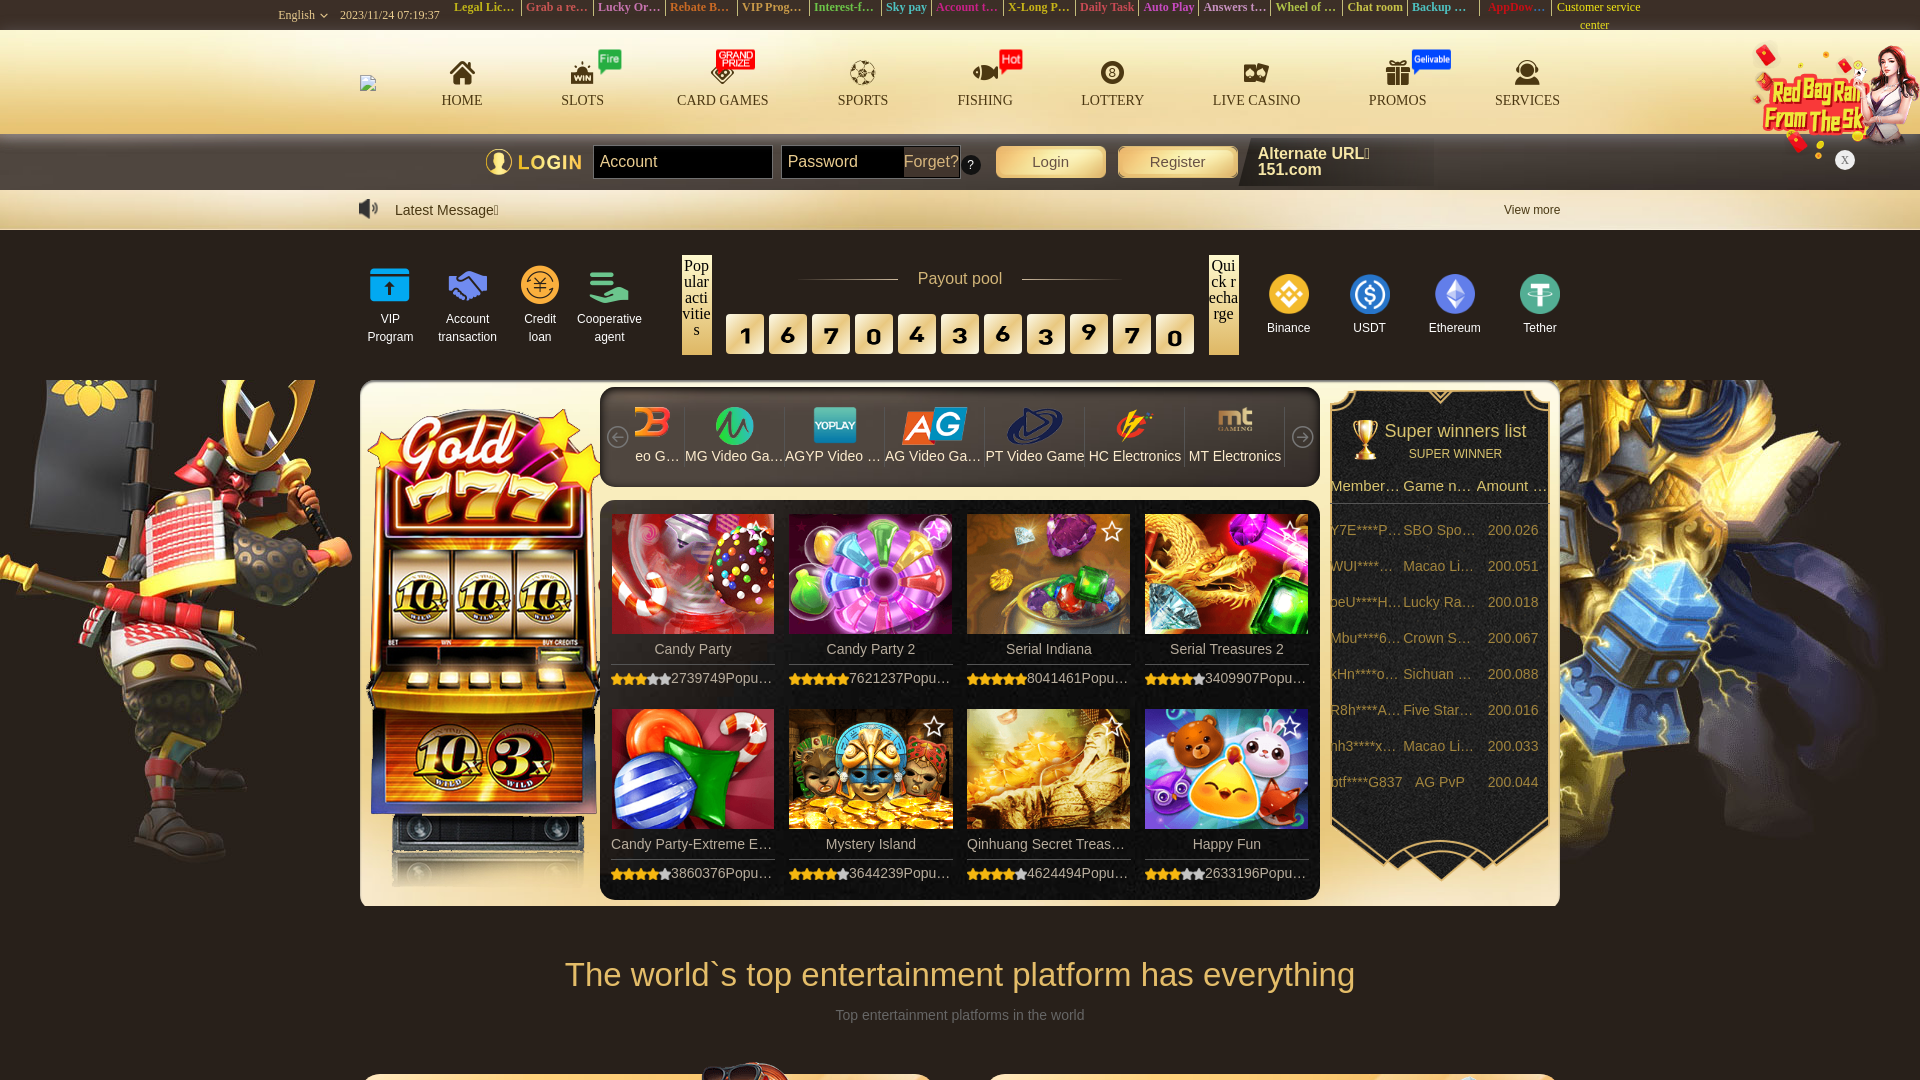  What do you see at coordinates (1256, 81) in the screenshot?
I see `'LIVE CASINO'` at bounding box center [1256, 81].